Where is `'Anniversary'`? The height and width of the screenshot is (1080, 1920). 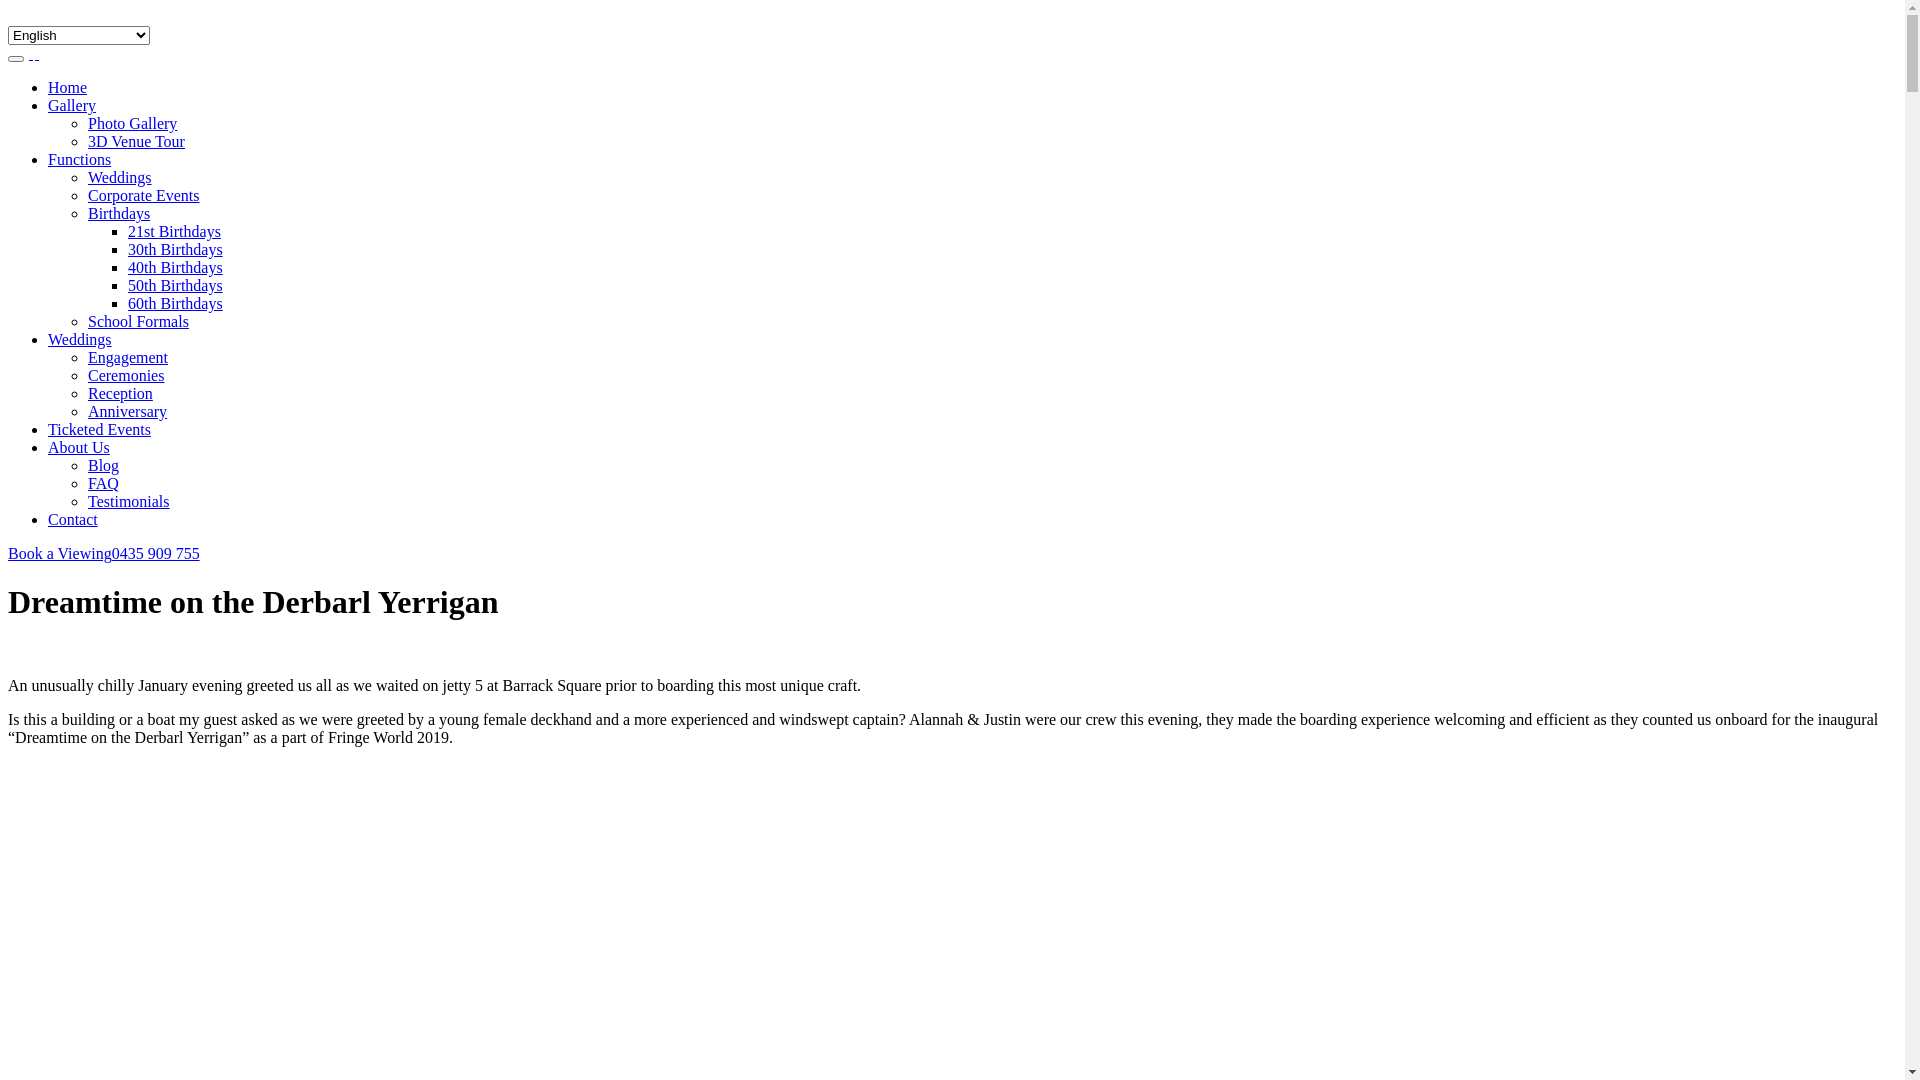 'Anniversary' is located at coordinates (126, 410).